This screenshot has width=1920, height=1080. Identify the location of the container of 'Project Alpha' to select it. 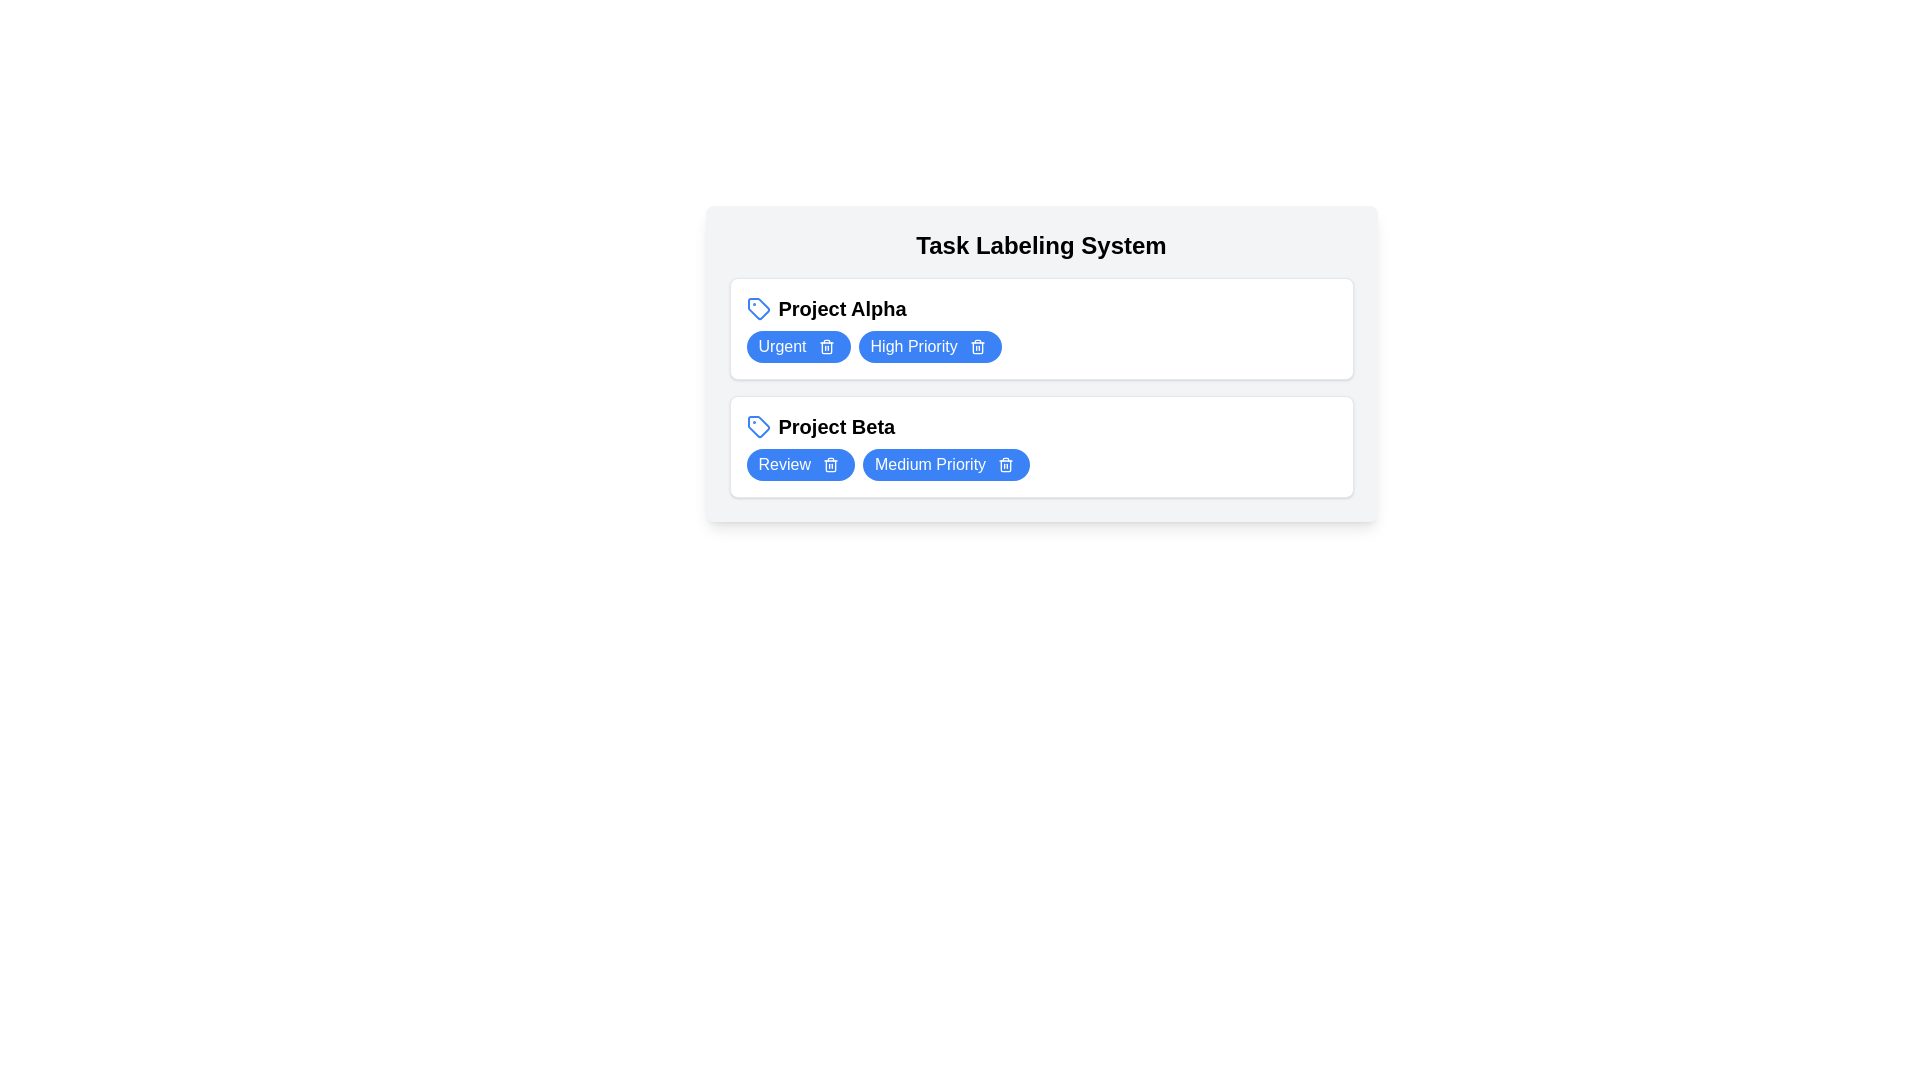
(1040, 327).